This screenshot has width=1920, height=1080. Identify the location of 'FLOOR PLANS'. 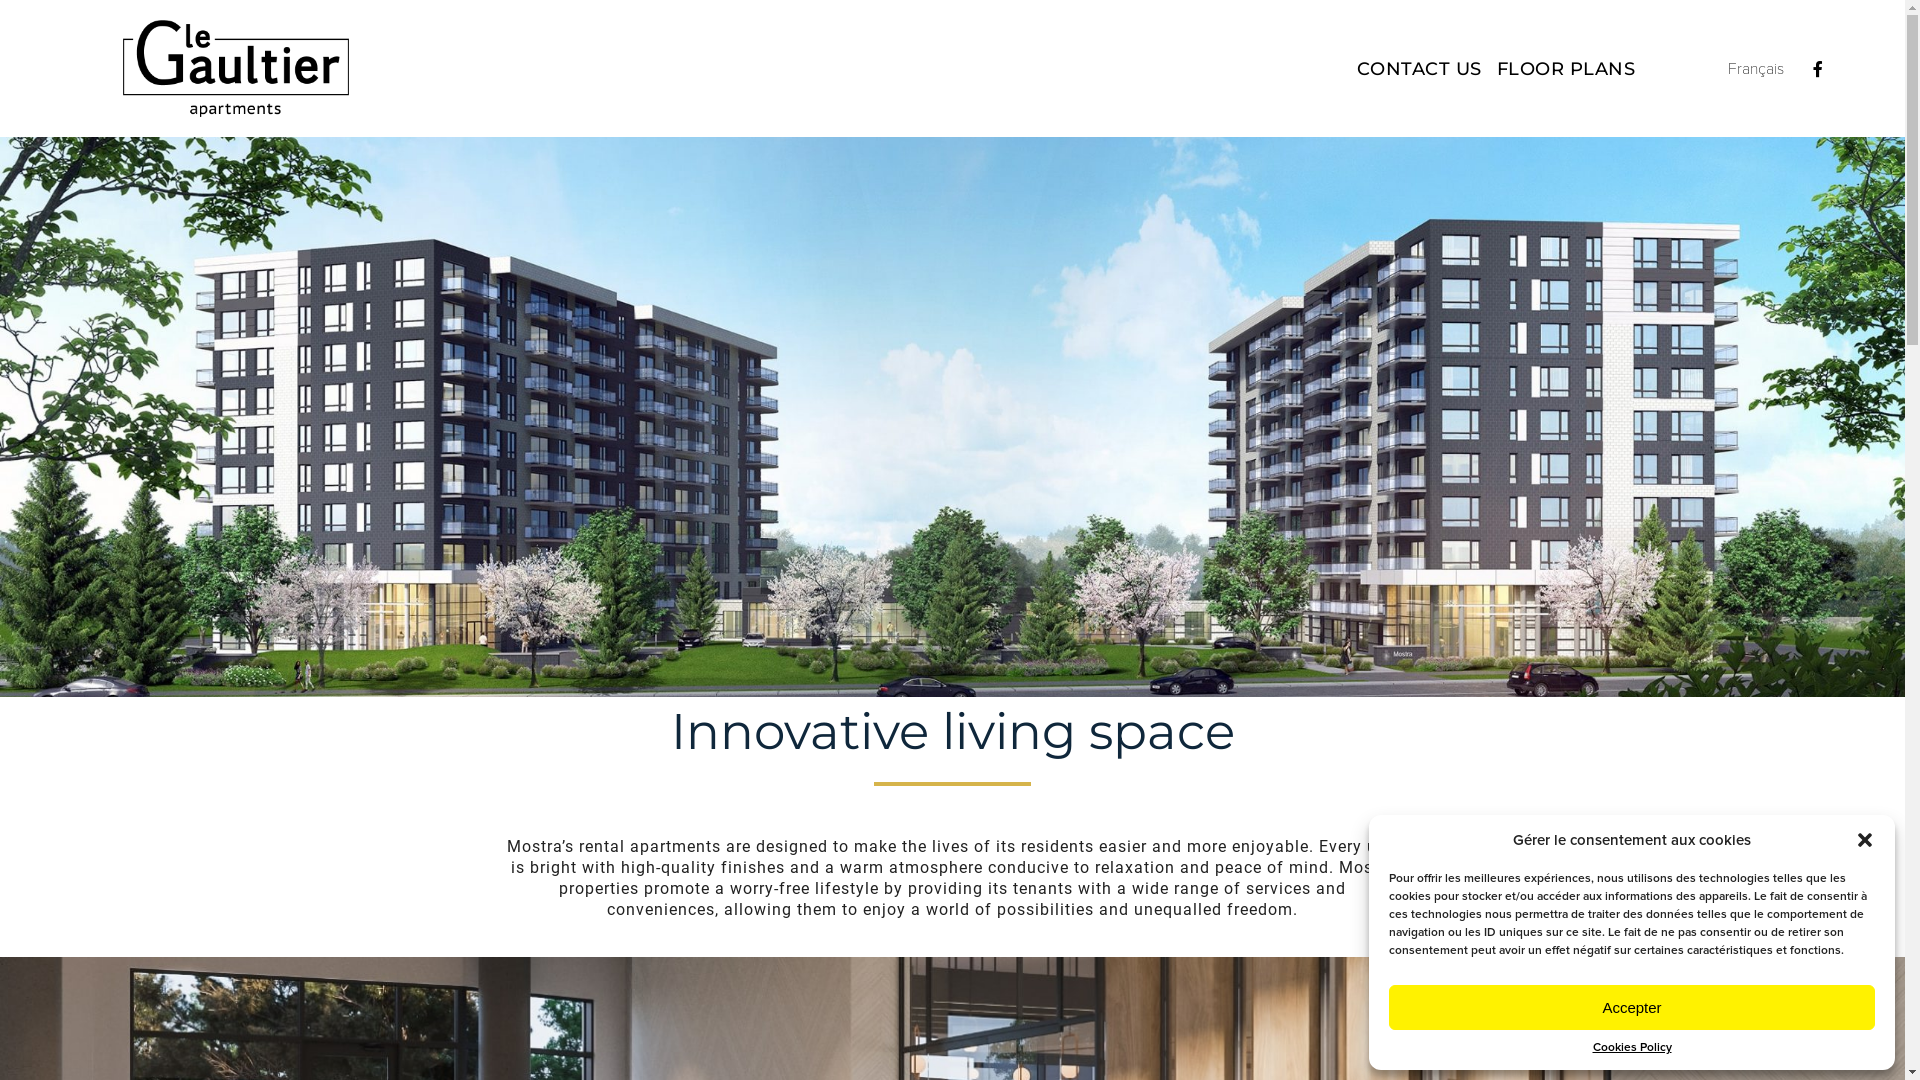
(1565, 68).